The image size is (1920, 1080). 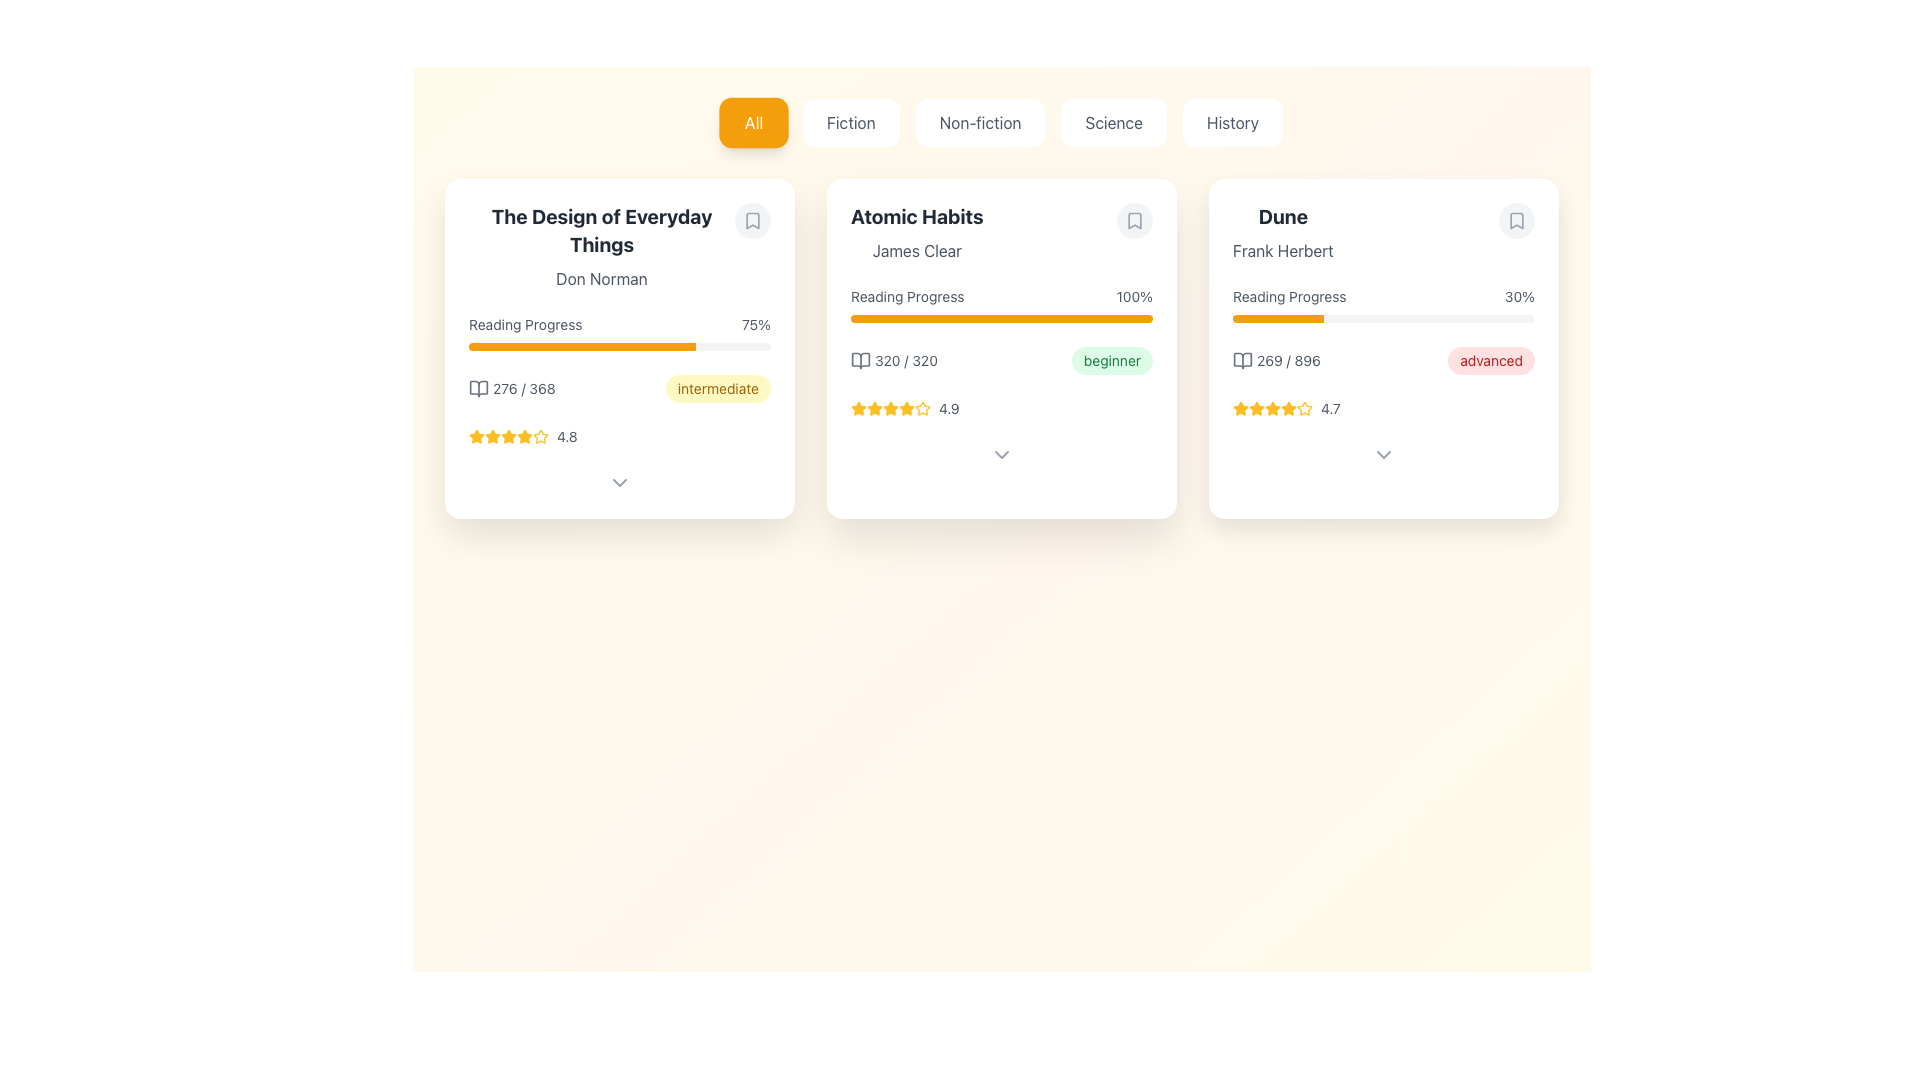 What do you see at coordinates (572, 346) in the screenshot?
I see `the reading progress bar` at bounding box center [572, 346].